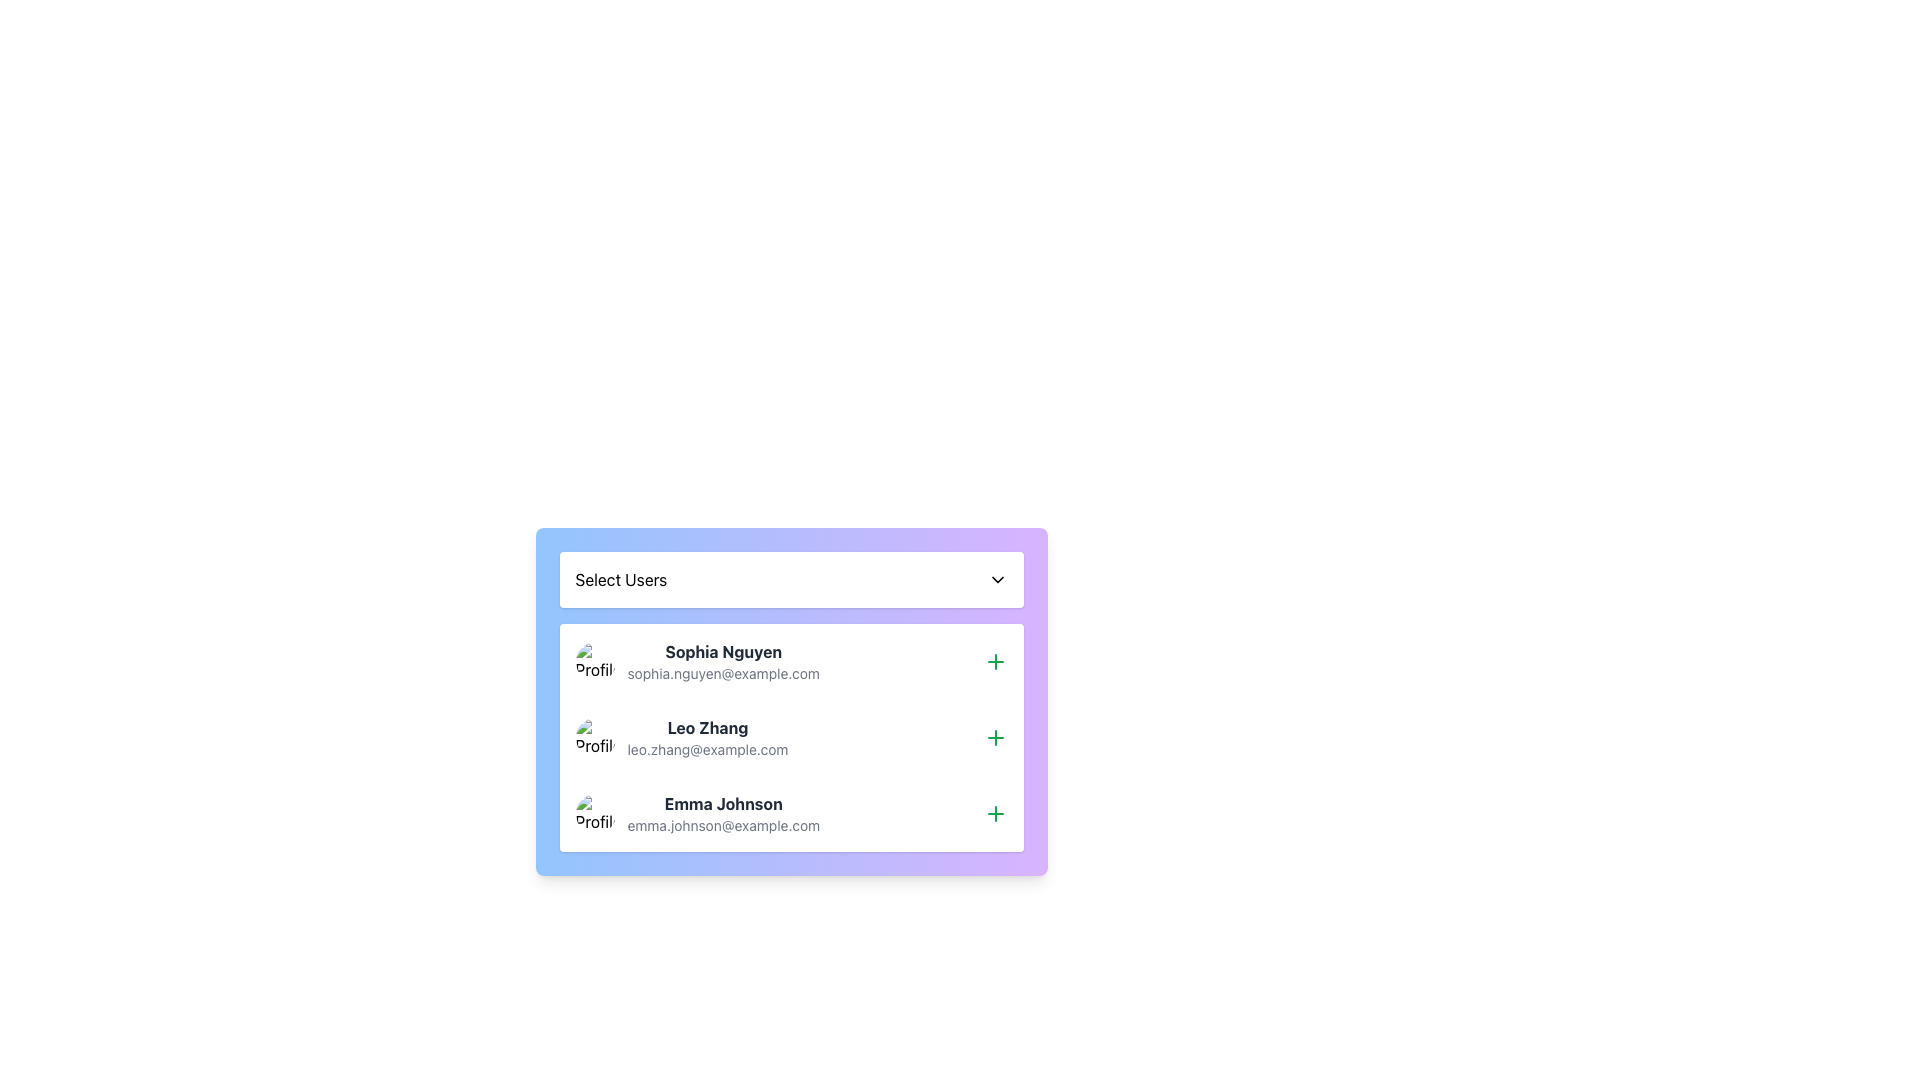 This screenshot has height=1080, width=1920. What do you see at coordinates (790, 662) in the screenshot?
I see `the first list item representing a user in the 'Select Users' section to read their name and email details` at bounding box center [790, 662].